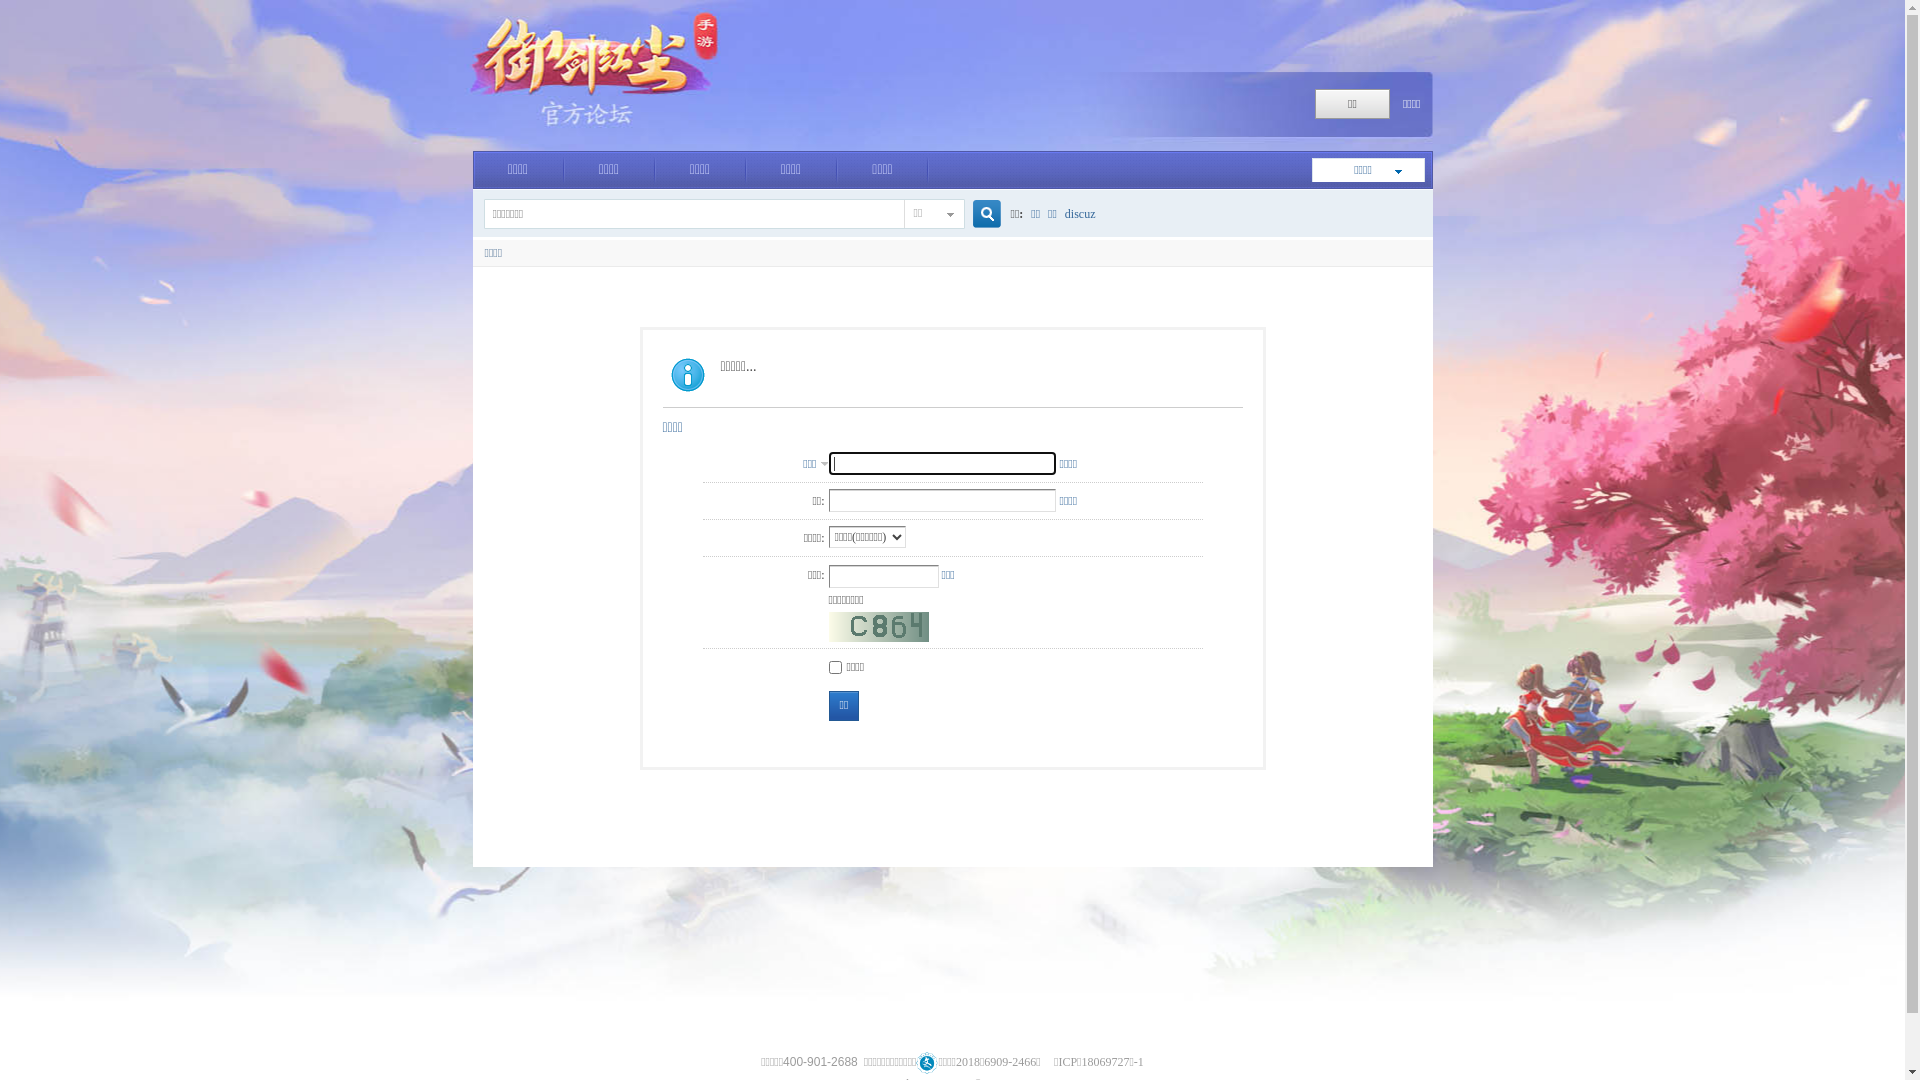  Describe the element at coordinates (1079, 214) in the screenshot. I see `'discuz'` at that location.